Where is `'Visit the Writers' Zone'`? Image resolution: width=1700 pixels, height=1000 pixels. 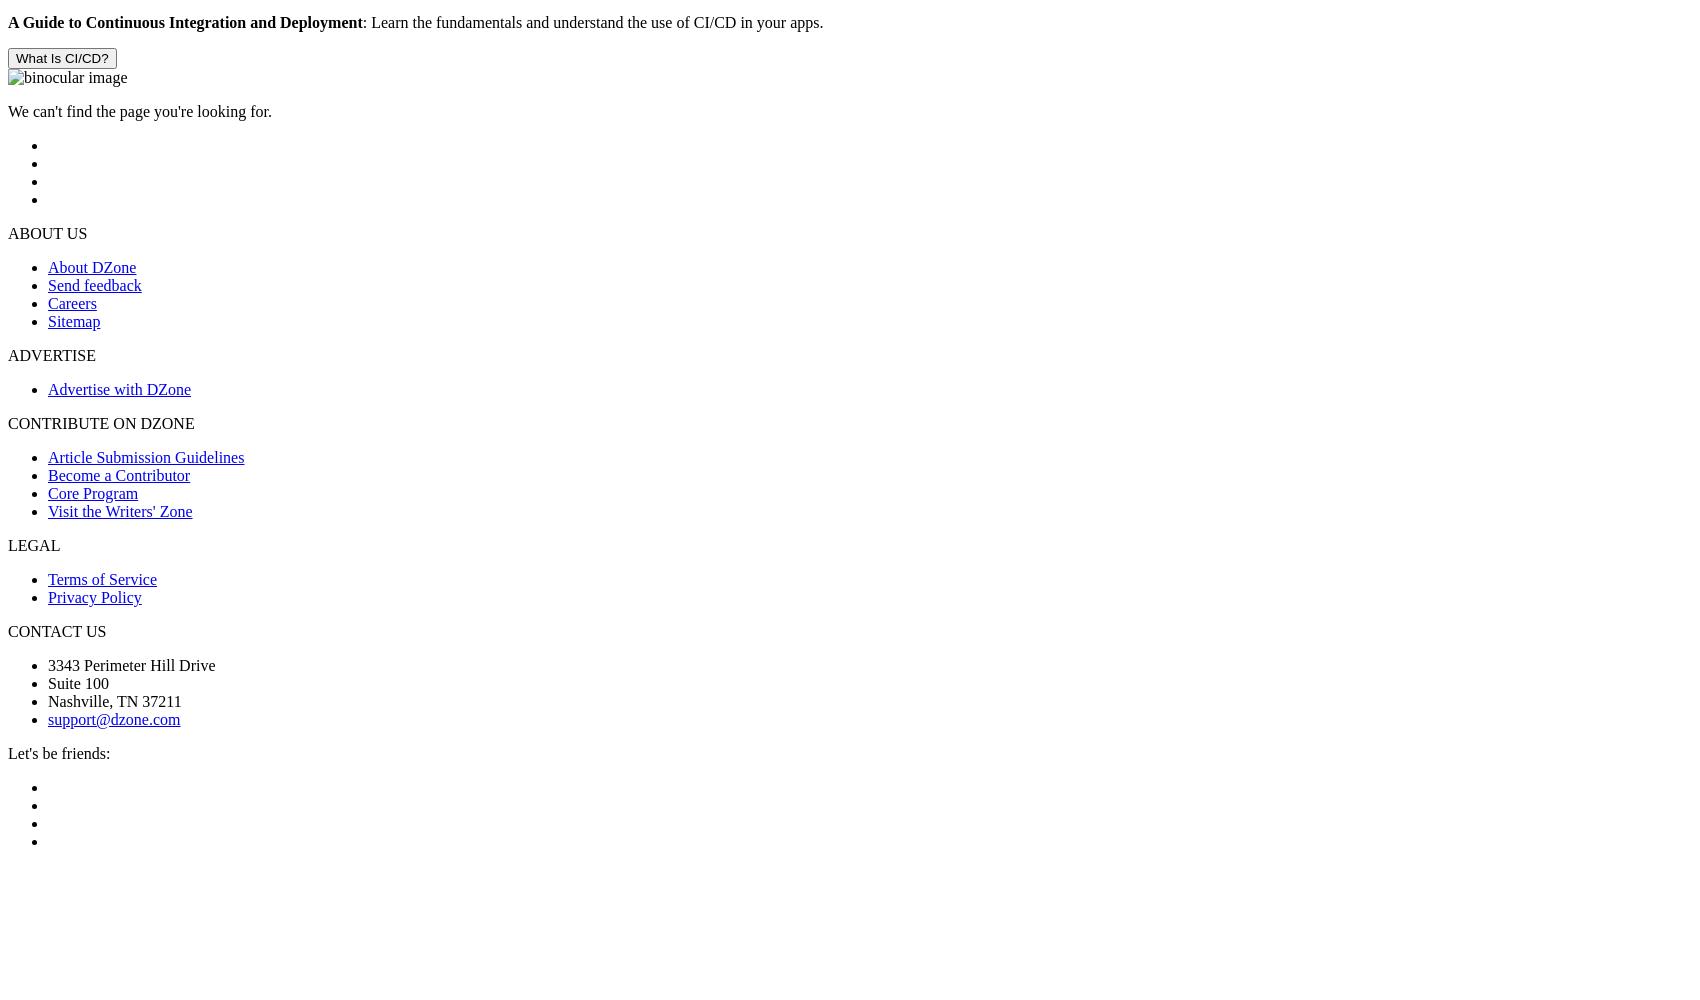
'Visit the Writers' Zone' is located at coordinates (47, 511).